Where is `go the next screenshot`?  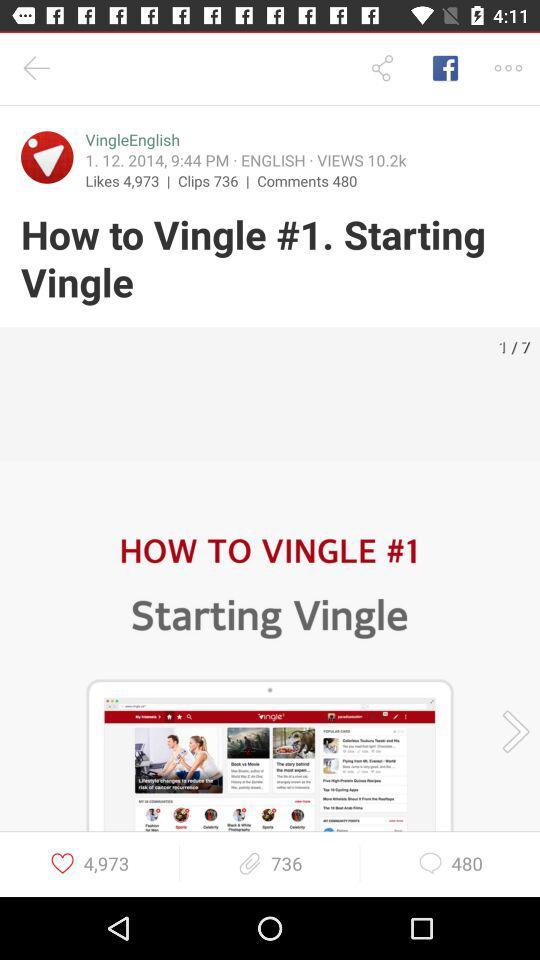 go the next screenshot is located at coordinates (509, 730).